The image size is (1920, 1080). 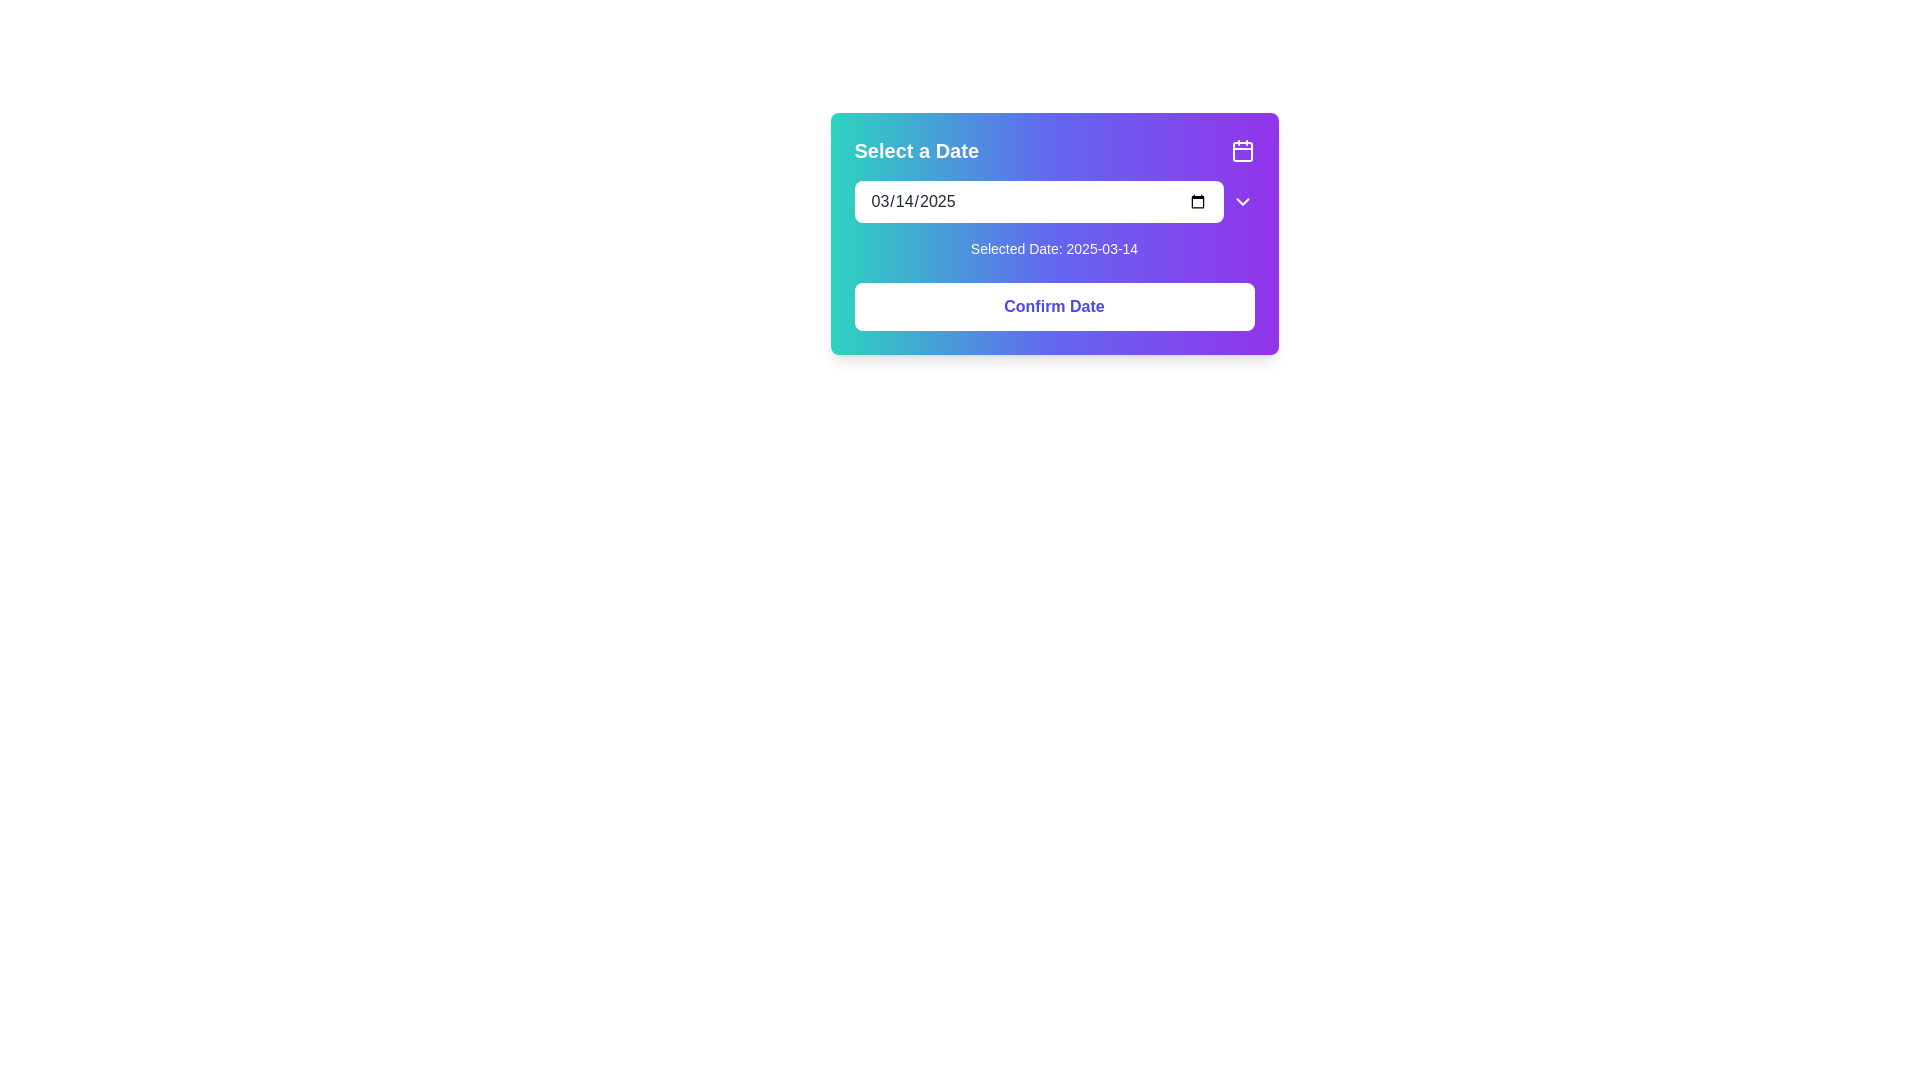 What do you see at coordinates (1242, 201) in the screenshot?
I see `the button/icon located immediately to the right of the date input field` at bounding box center [1242, 201].